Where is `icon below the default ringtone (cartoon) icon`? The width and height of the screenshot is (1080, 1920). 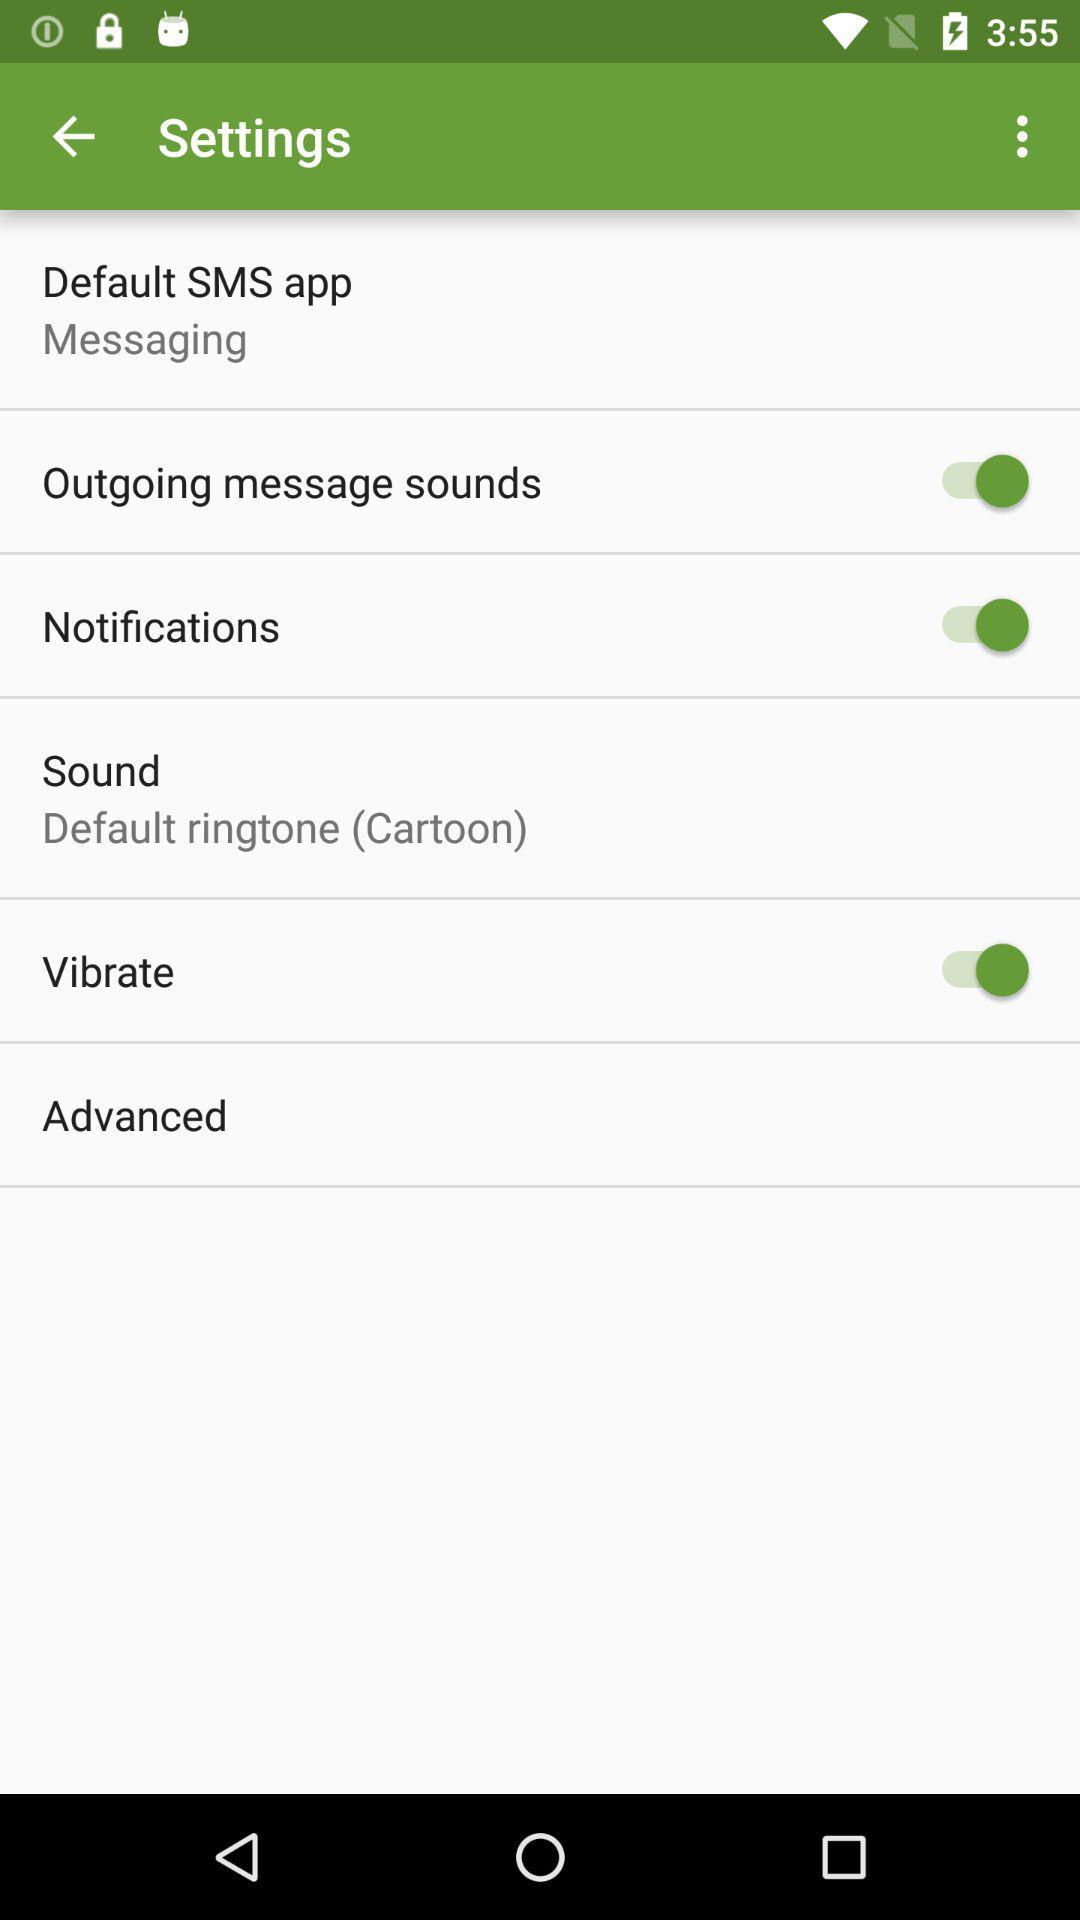
icon below the default ringtone (cartoon) icon is located at coordinates (108, 970).